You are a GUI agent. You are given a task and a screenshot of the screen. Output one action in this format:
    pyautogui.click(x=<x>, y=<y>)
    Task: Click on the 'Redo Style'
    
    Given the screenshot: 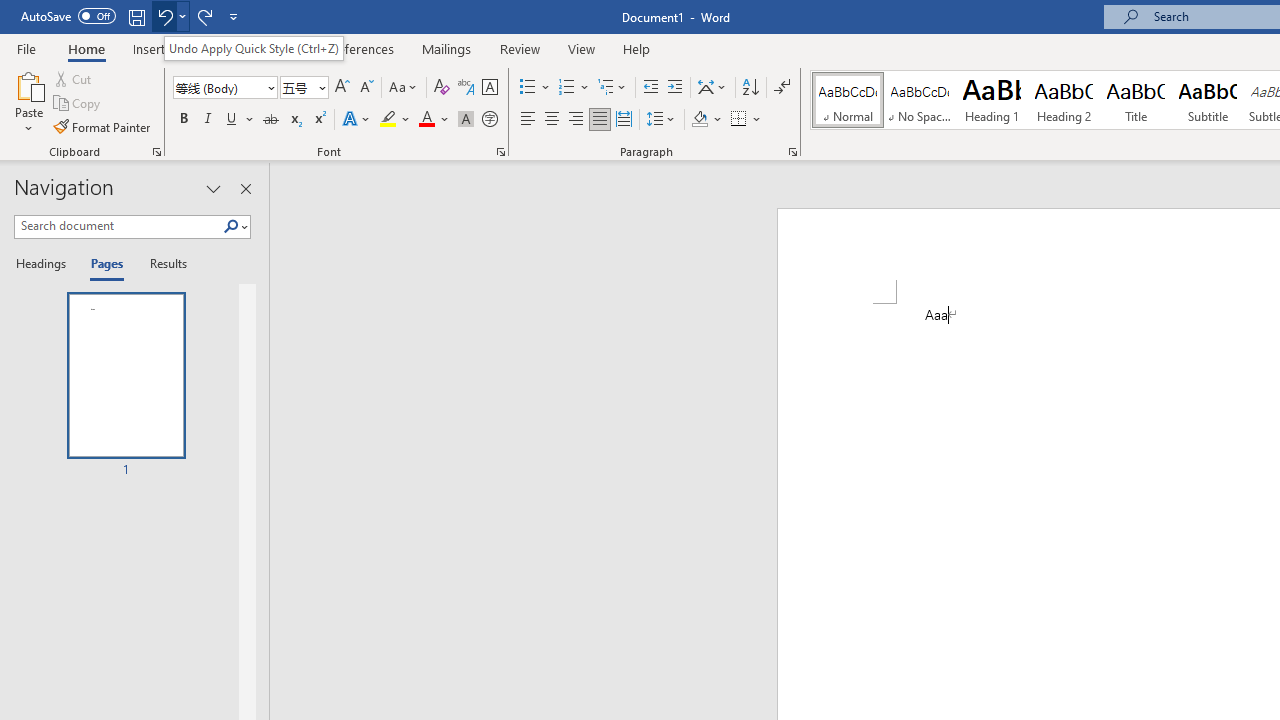 What is the action you would take?
    pyautogui.click(x=204, y=16)
    